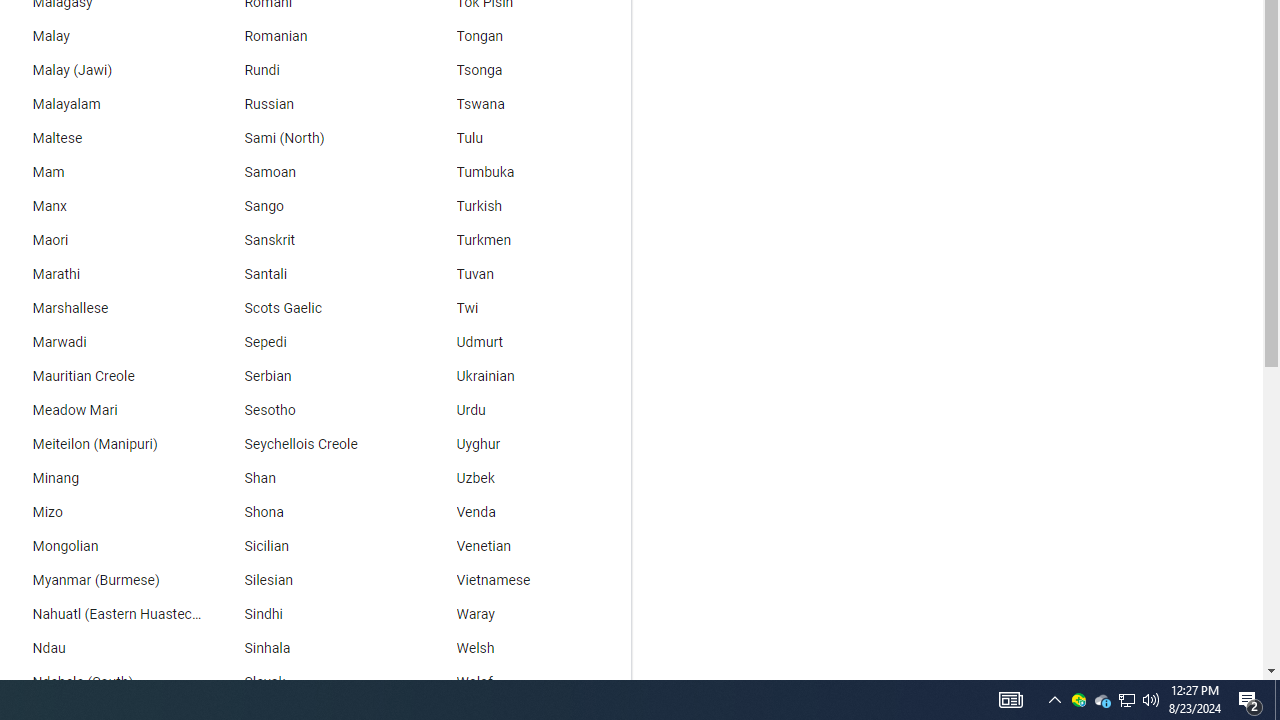 Image resolution: width=1280 pixels, height=720 pixels. What do you see at coordinates (311, 137) in the screenshot?
I see `'Sami (North)'` at bounding box center [311, 137].